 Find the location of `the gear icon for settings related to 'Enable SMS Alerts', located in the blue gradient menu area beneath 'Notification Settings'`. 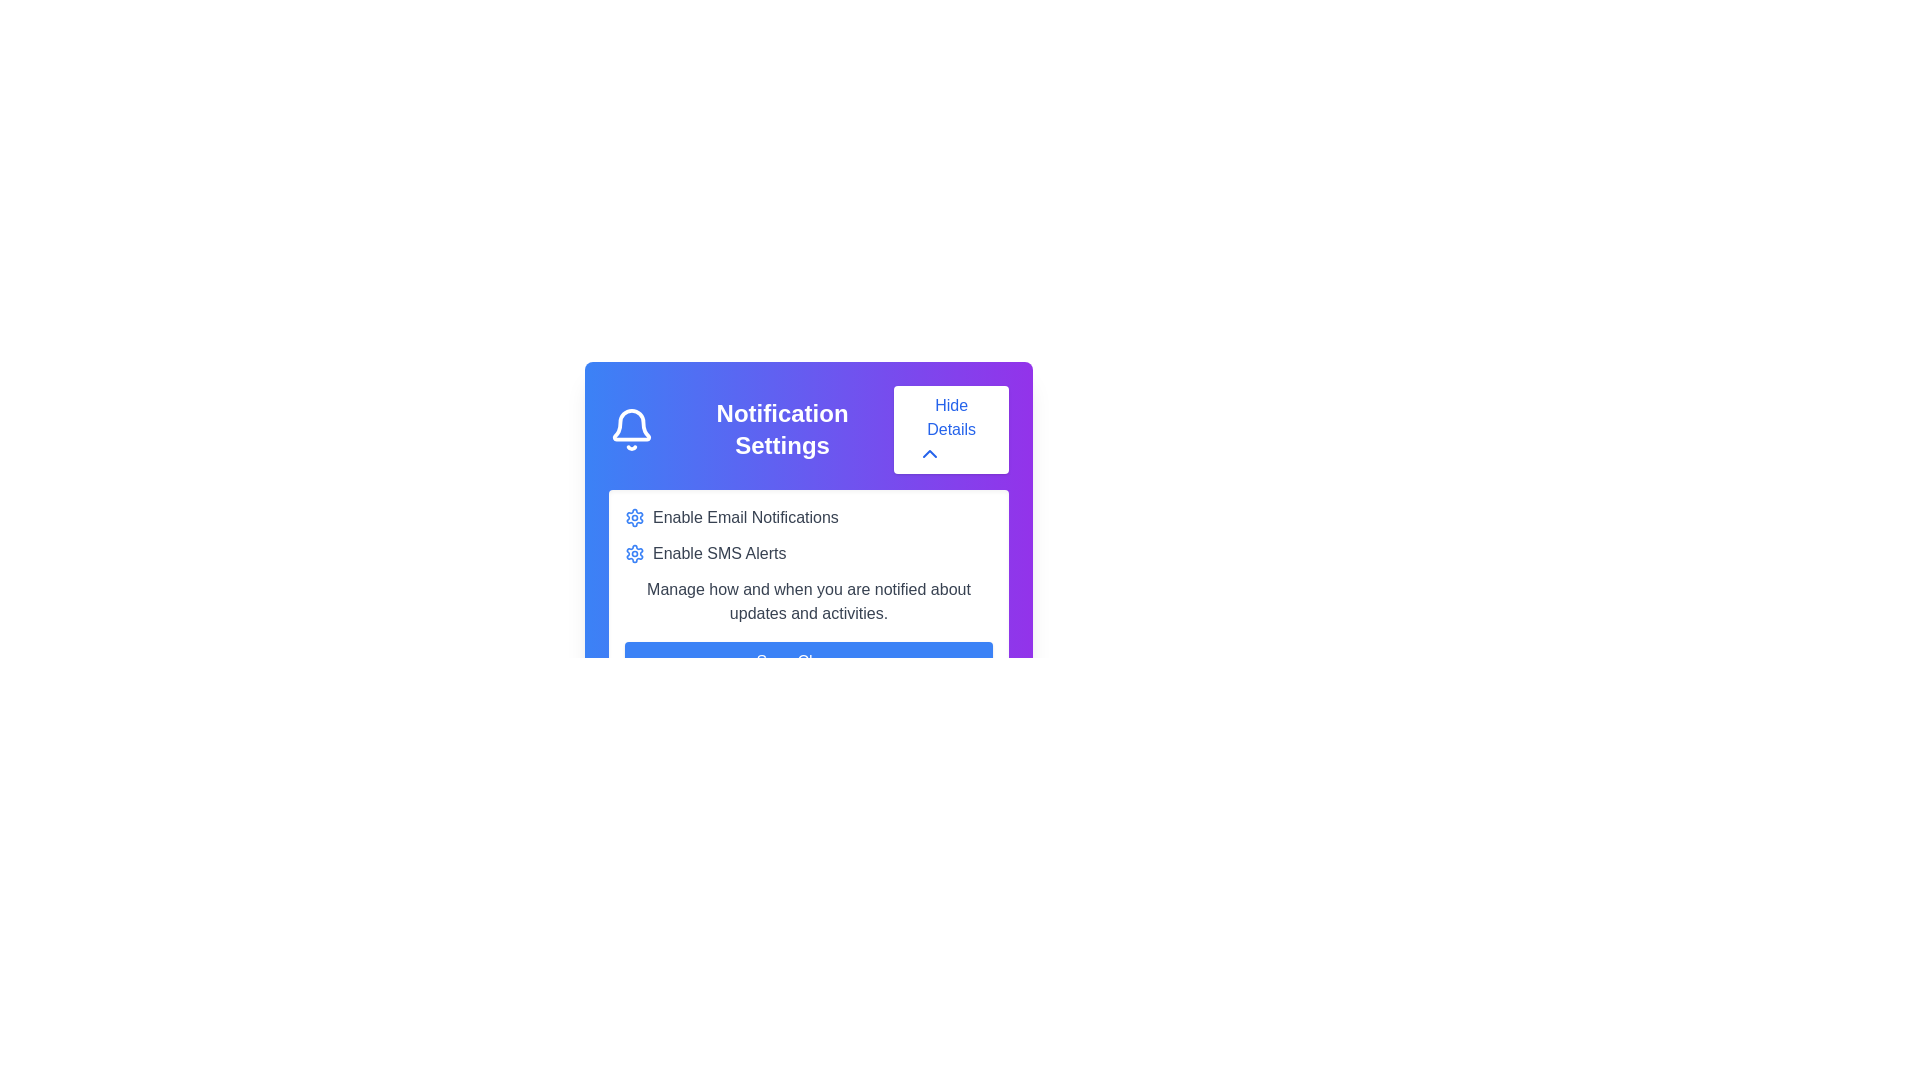

the gear icon for settings related to 'Enable SMS Alerts', located in the blue gradient menu area beneath 'Notification Settings' is located at coordinates (633, 515).